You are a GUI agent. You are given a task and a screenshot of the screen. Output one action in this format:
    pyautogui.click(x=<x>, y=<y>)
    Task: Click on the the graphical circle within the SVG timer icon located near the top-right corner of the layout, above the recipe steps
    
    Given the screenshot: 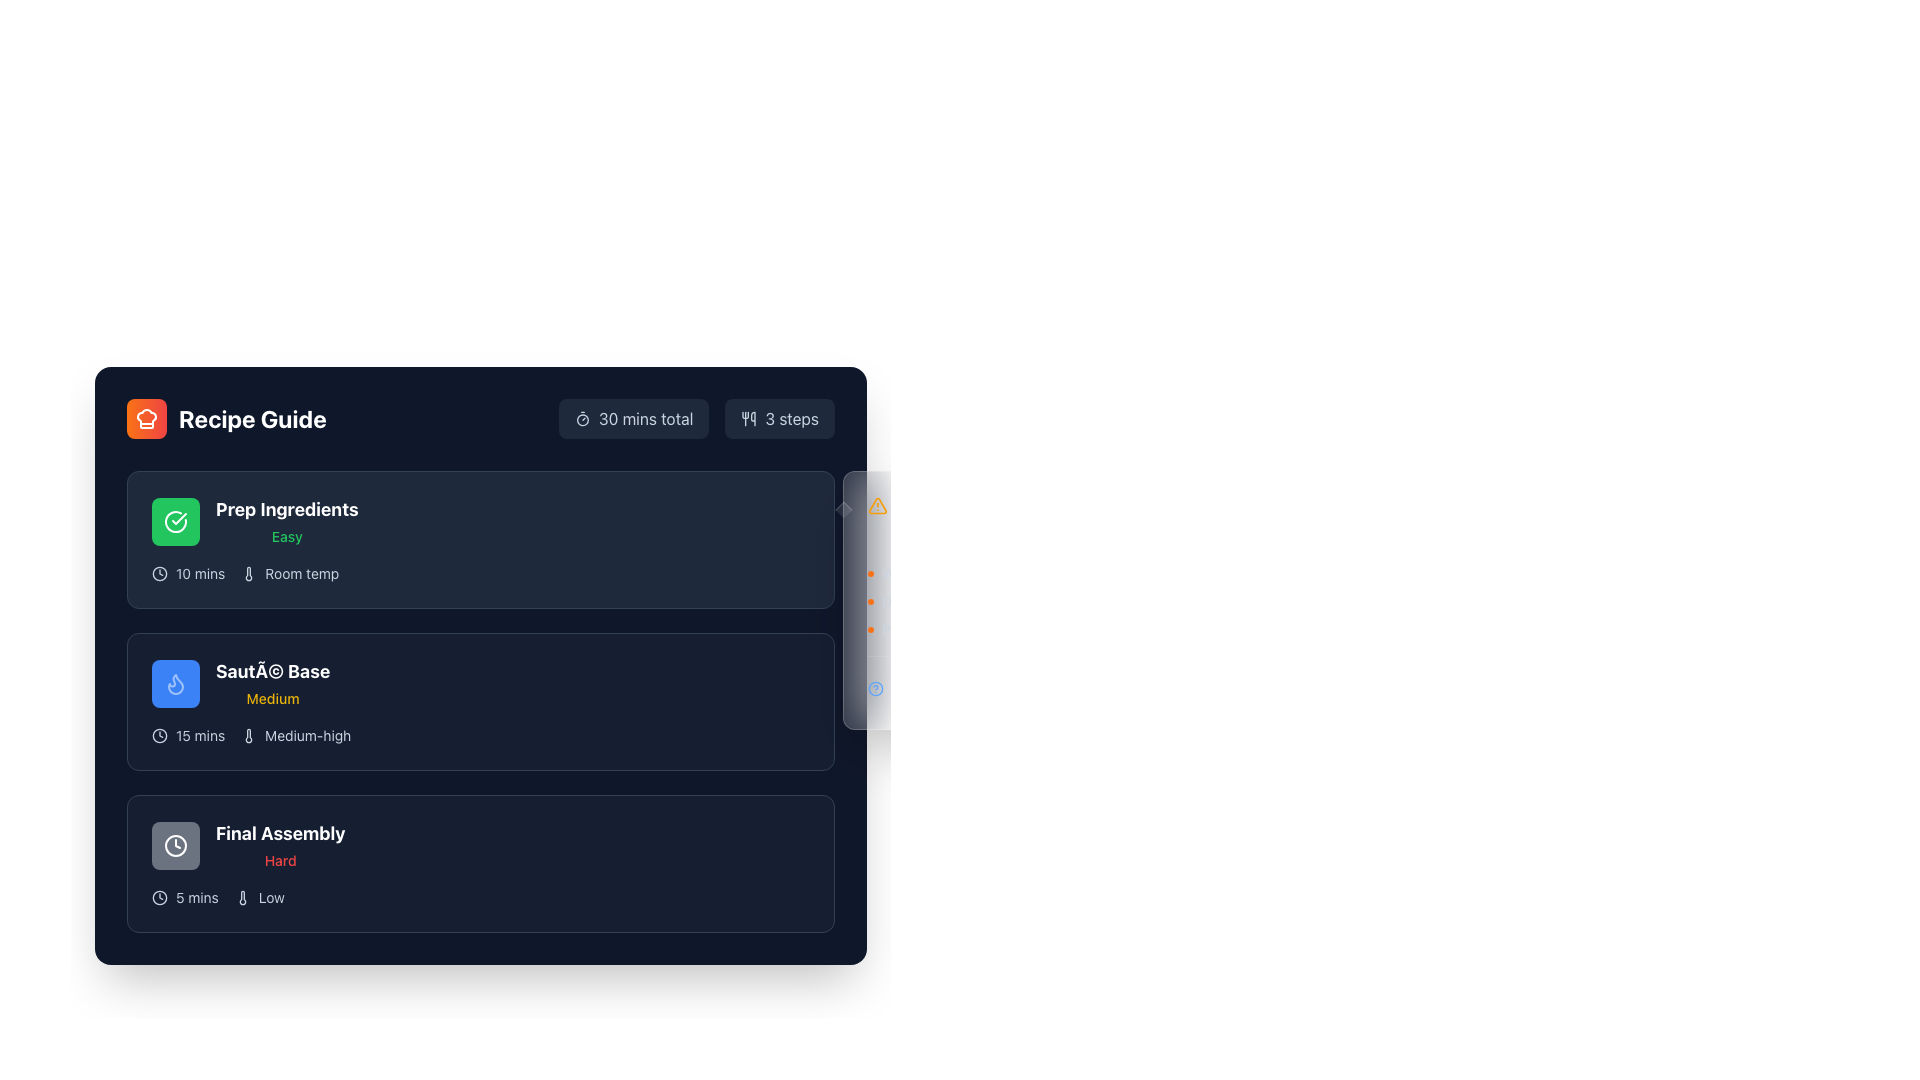 What is the action you would take?
    pyautogui.click(x=581, y=419)
    